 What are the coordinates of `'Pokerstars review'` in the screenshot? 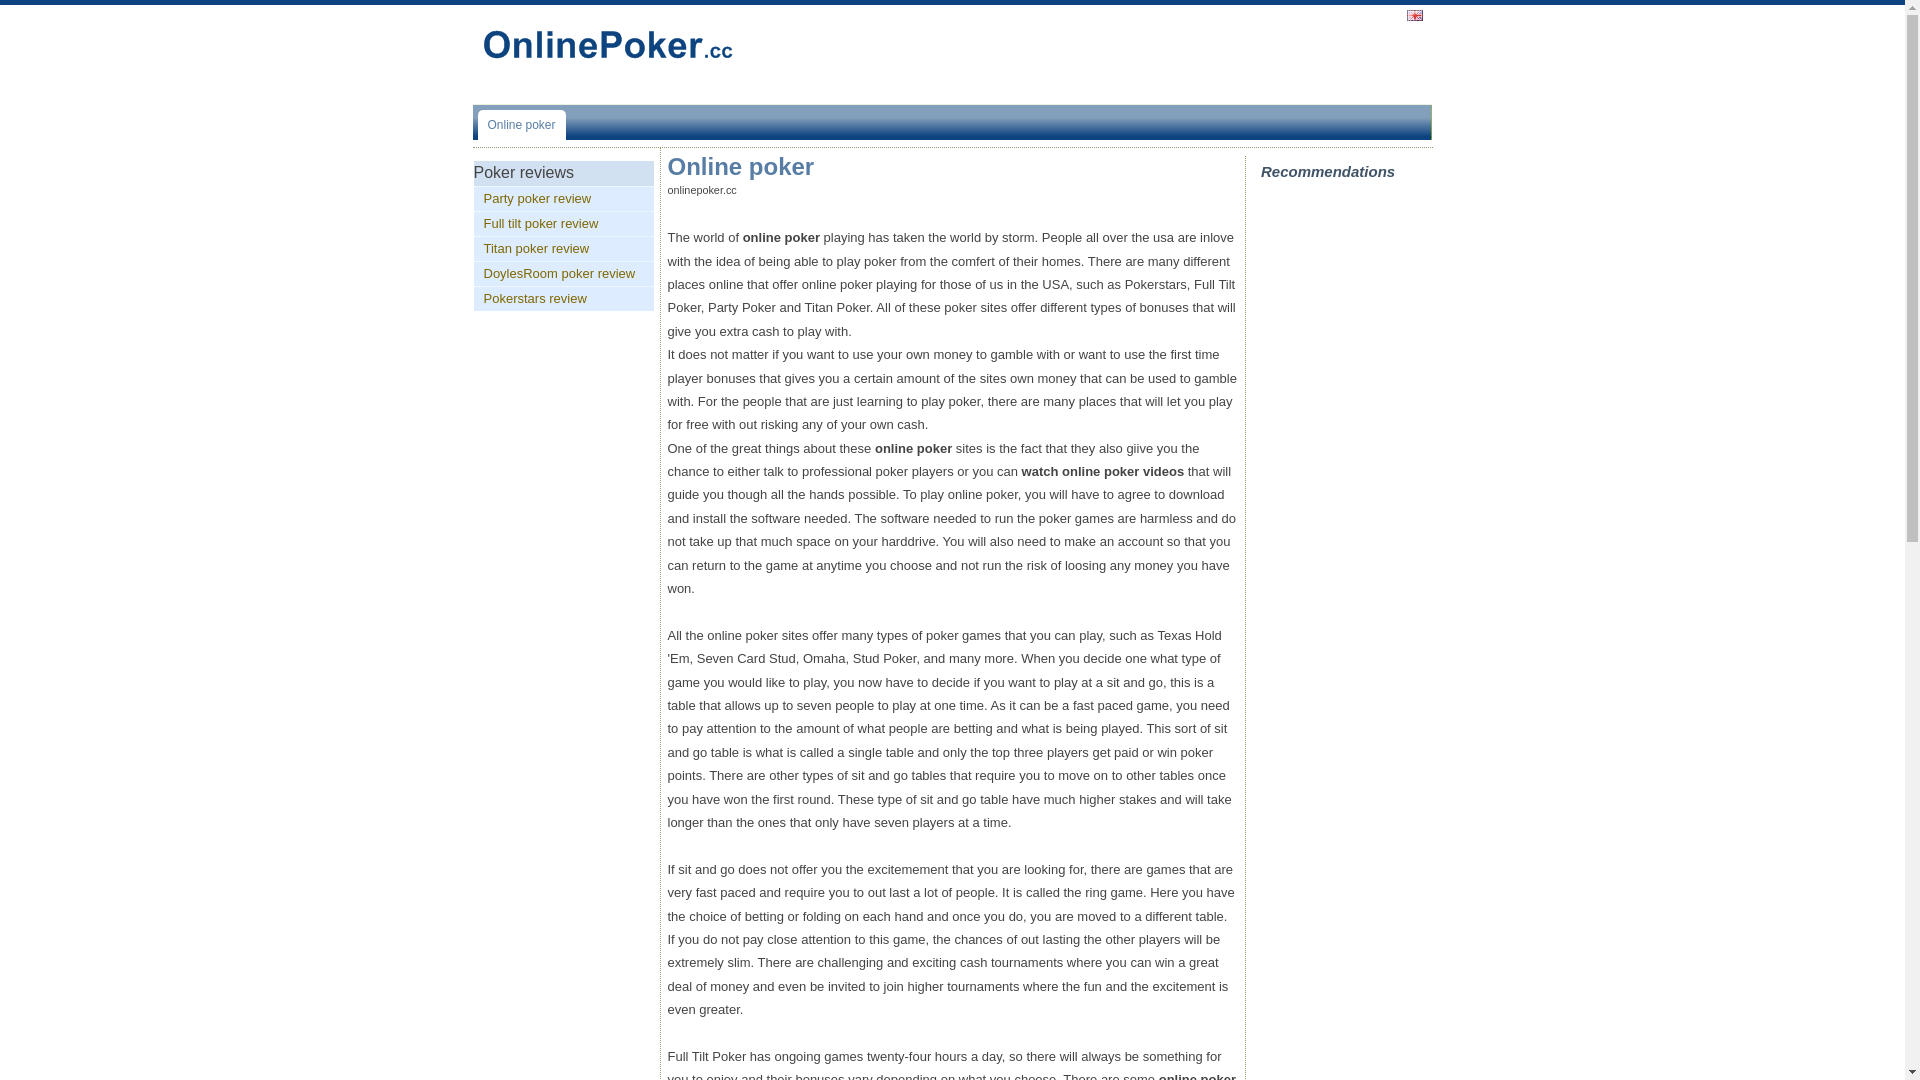 It's located at (563, 299).